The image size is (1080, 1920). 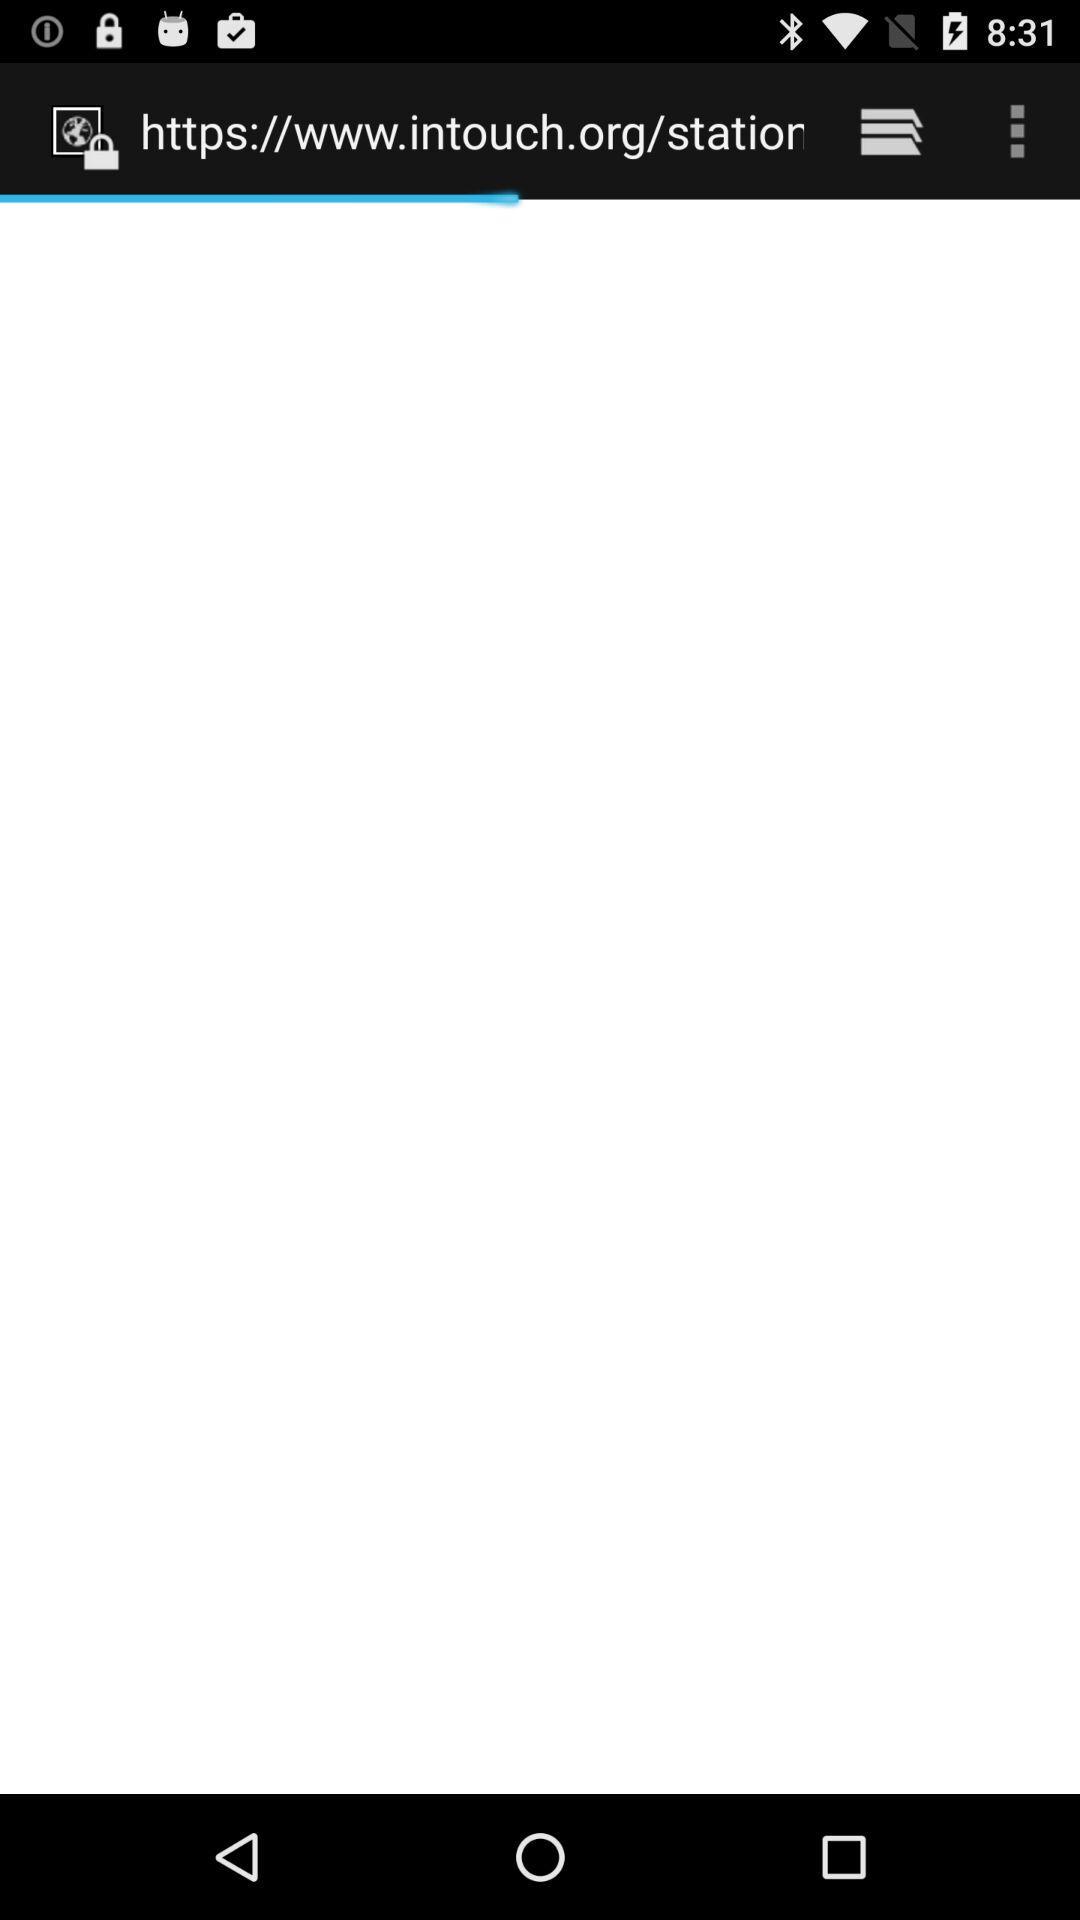 What do you see at coordinates (890, 130) in the screenshot?
I see `the item to the right of https www intouch icon` at bounding box center [890, 130].